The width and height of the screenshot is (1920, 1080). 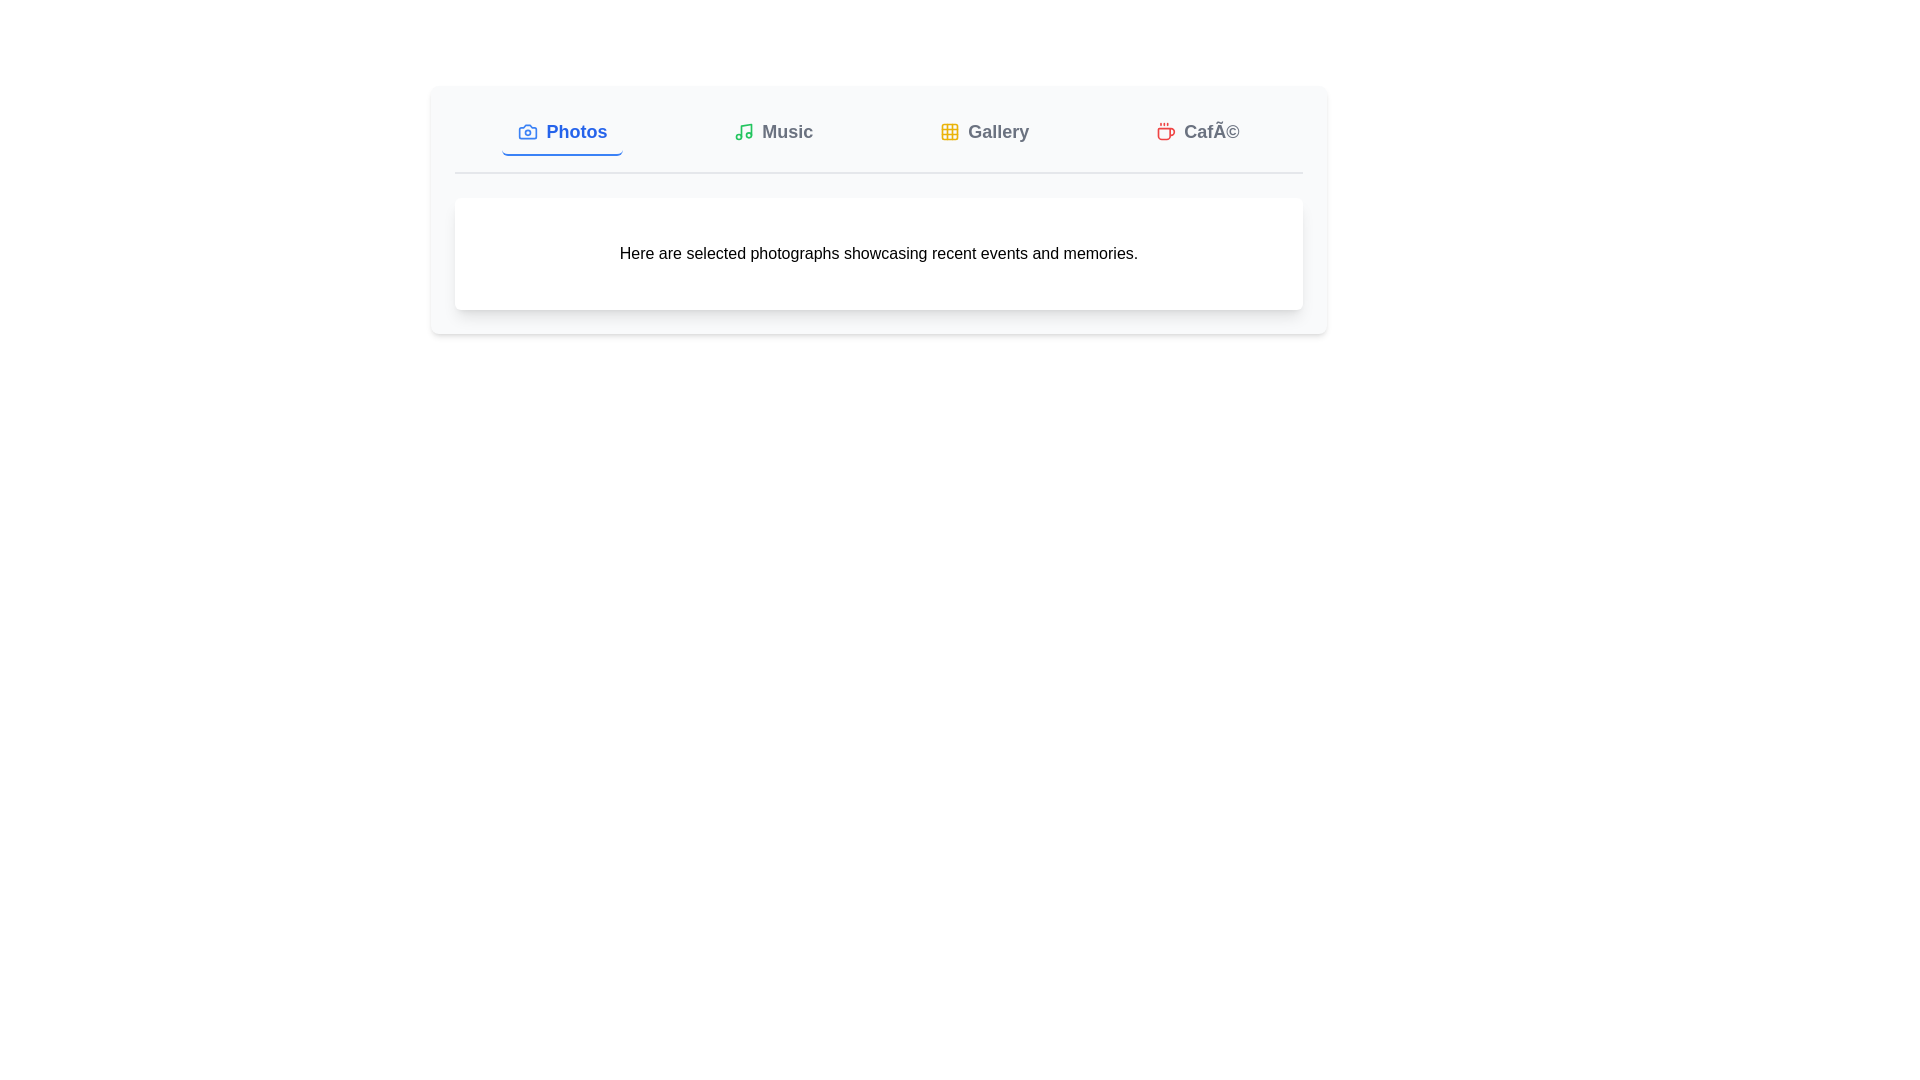 I want to click on the 'Photos' navigation button located at the top left of the navigation bar, so click(x=561, y=132).